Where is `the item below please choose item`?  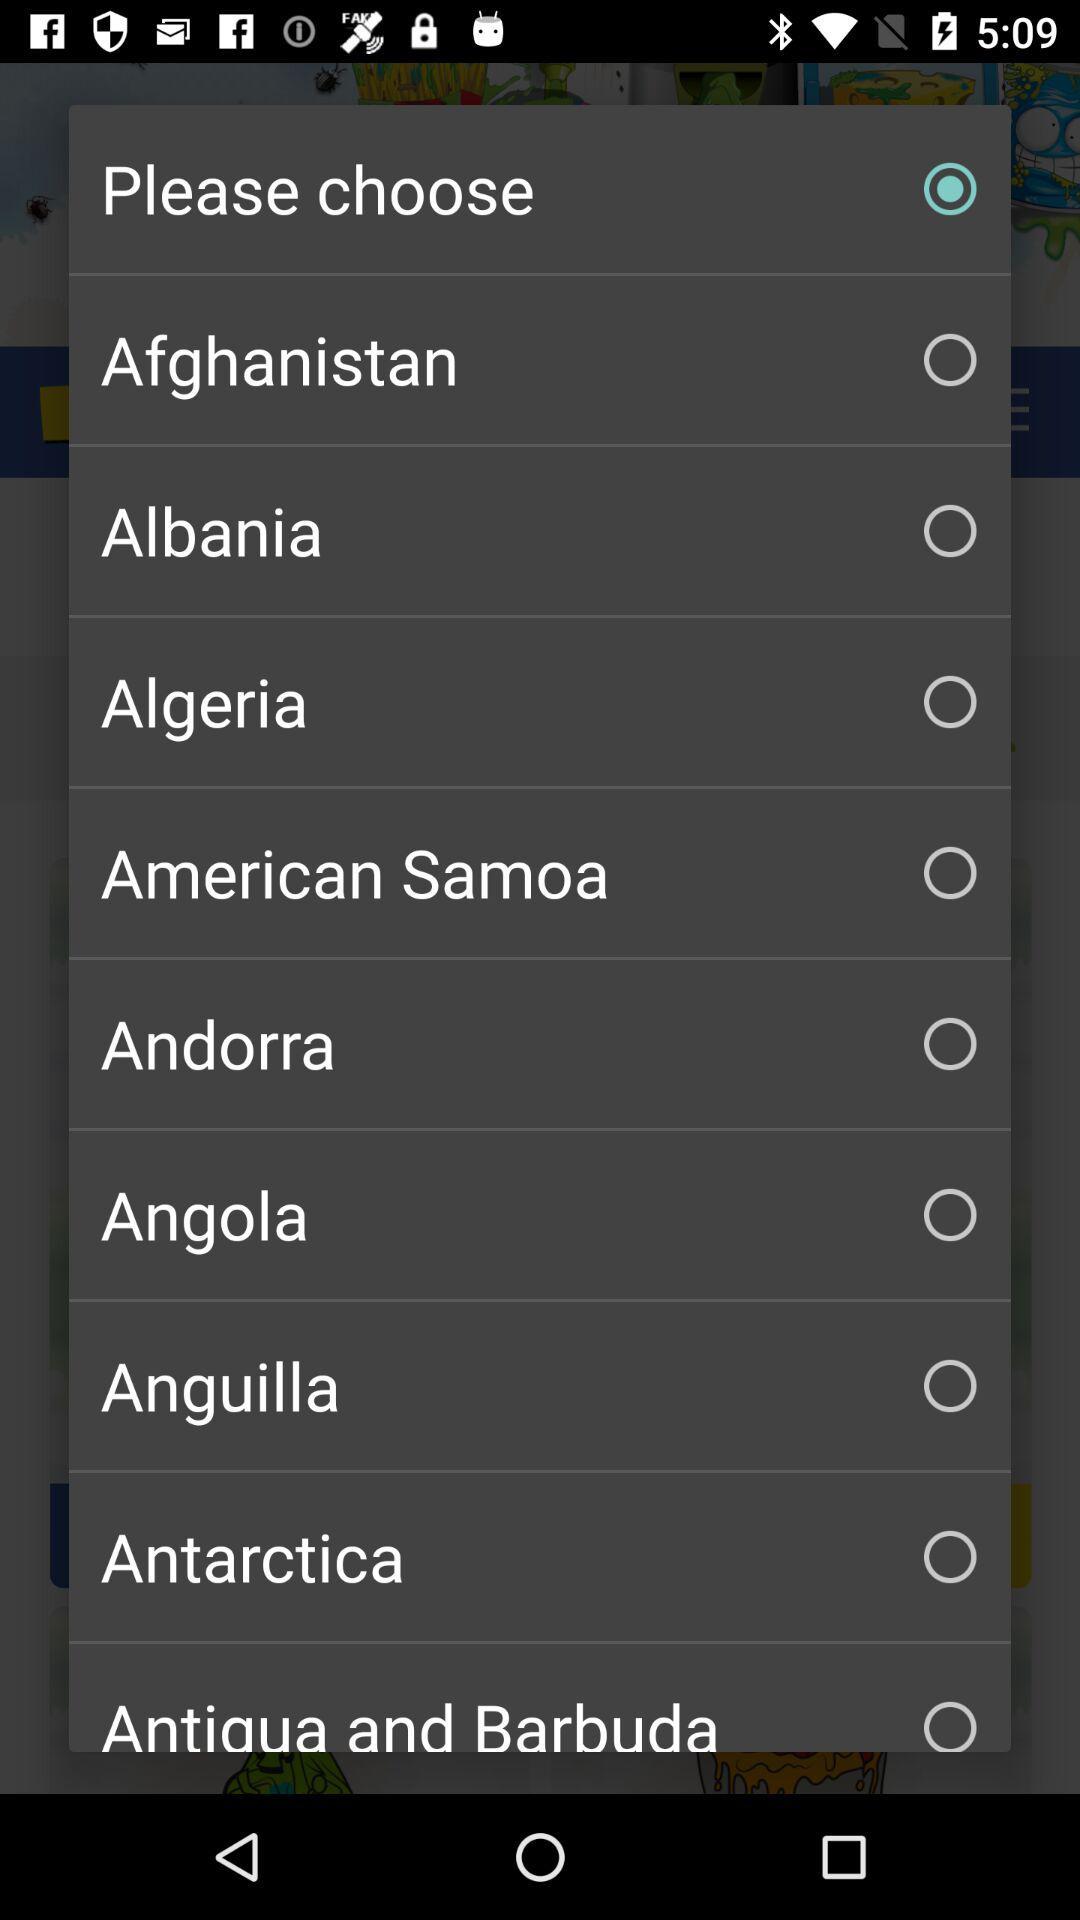
the item below please choose item is located at coordinates (540, 360).